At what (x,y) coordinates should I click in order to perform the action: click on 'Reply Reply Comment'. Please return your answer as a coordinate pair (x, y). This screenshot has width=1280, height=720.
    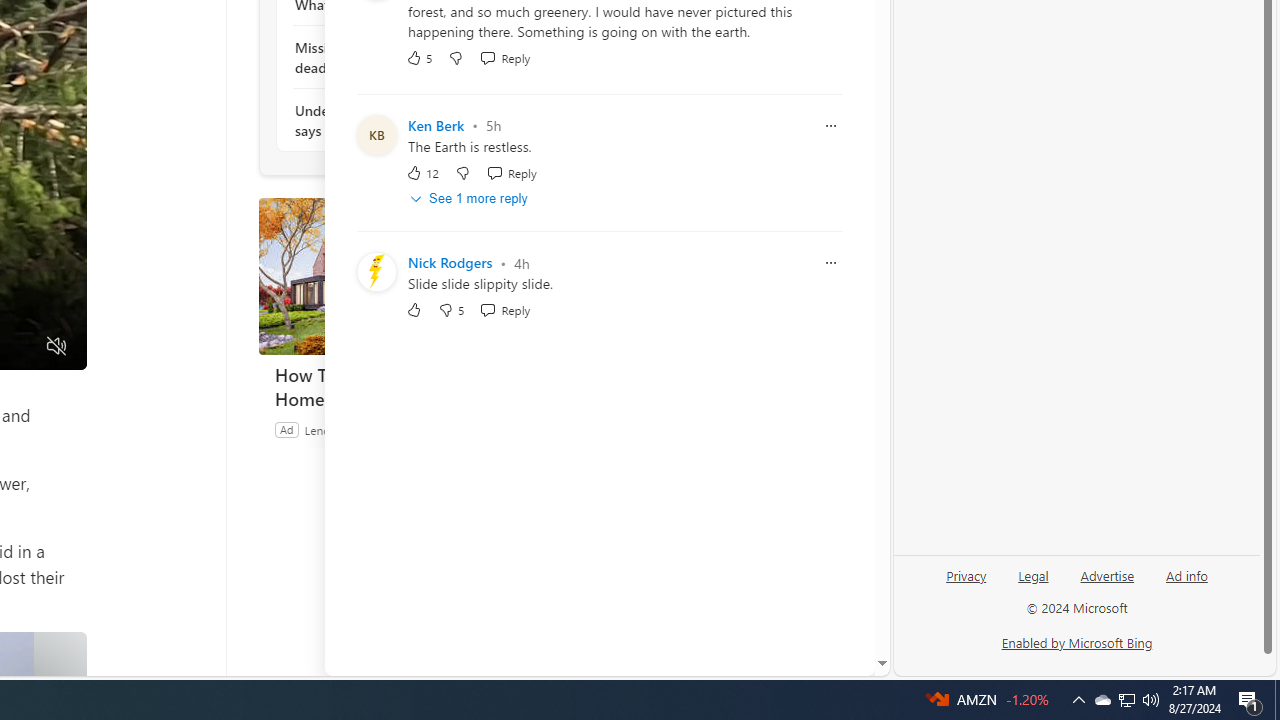
    Looking at the image, I should click on (505, 310).